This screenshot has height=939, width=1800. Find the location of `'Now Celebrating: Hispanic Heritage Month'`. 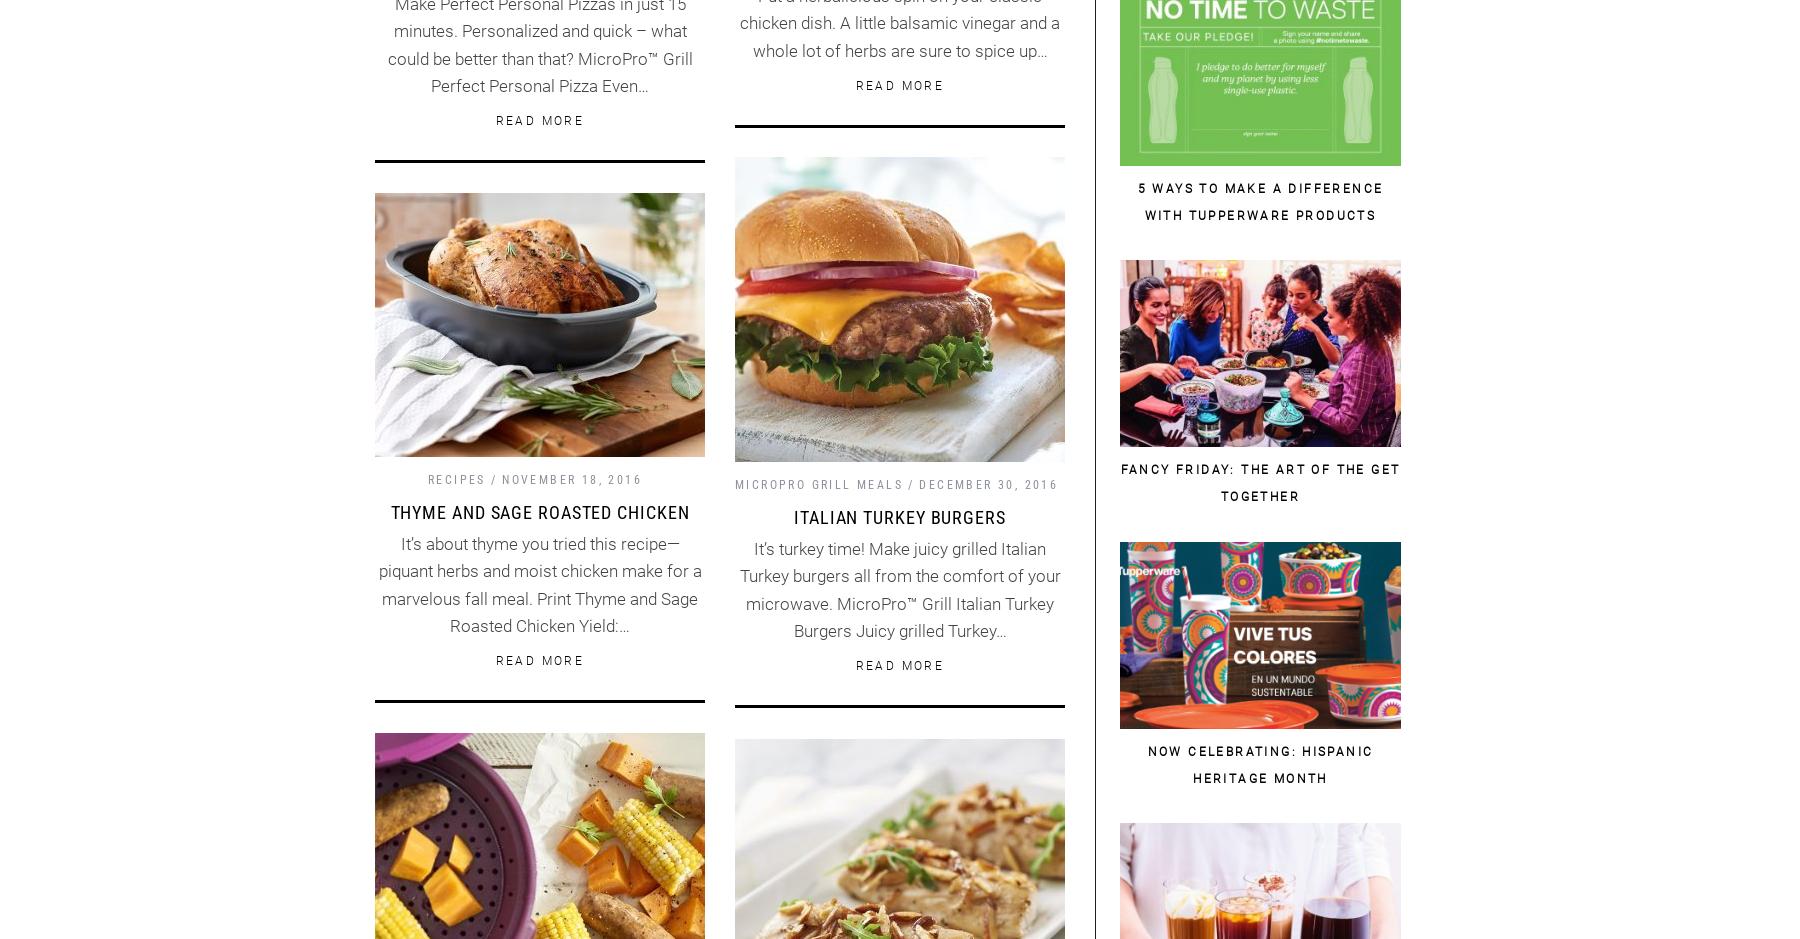

'Now Celebrating: Hispanic Heritage Month' is located at coordinates (1260, 764).